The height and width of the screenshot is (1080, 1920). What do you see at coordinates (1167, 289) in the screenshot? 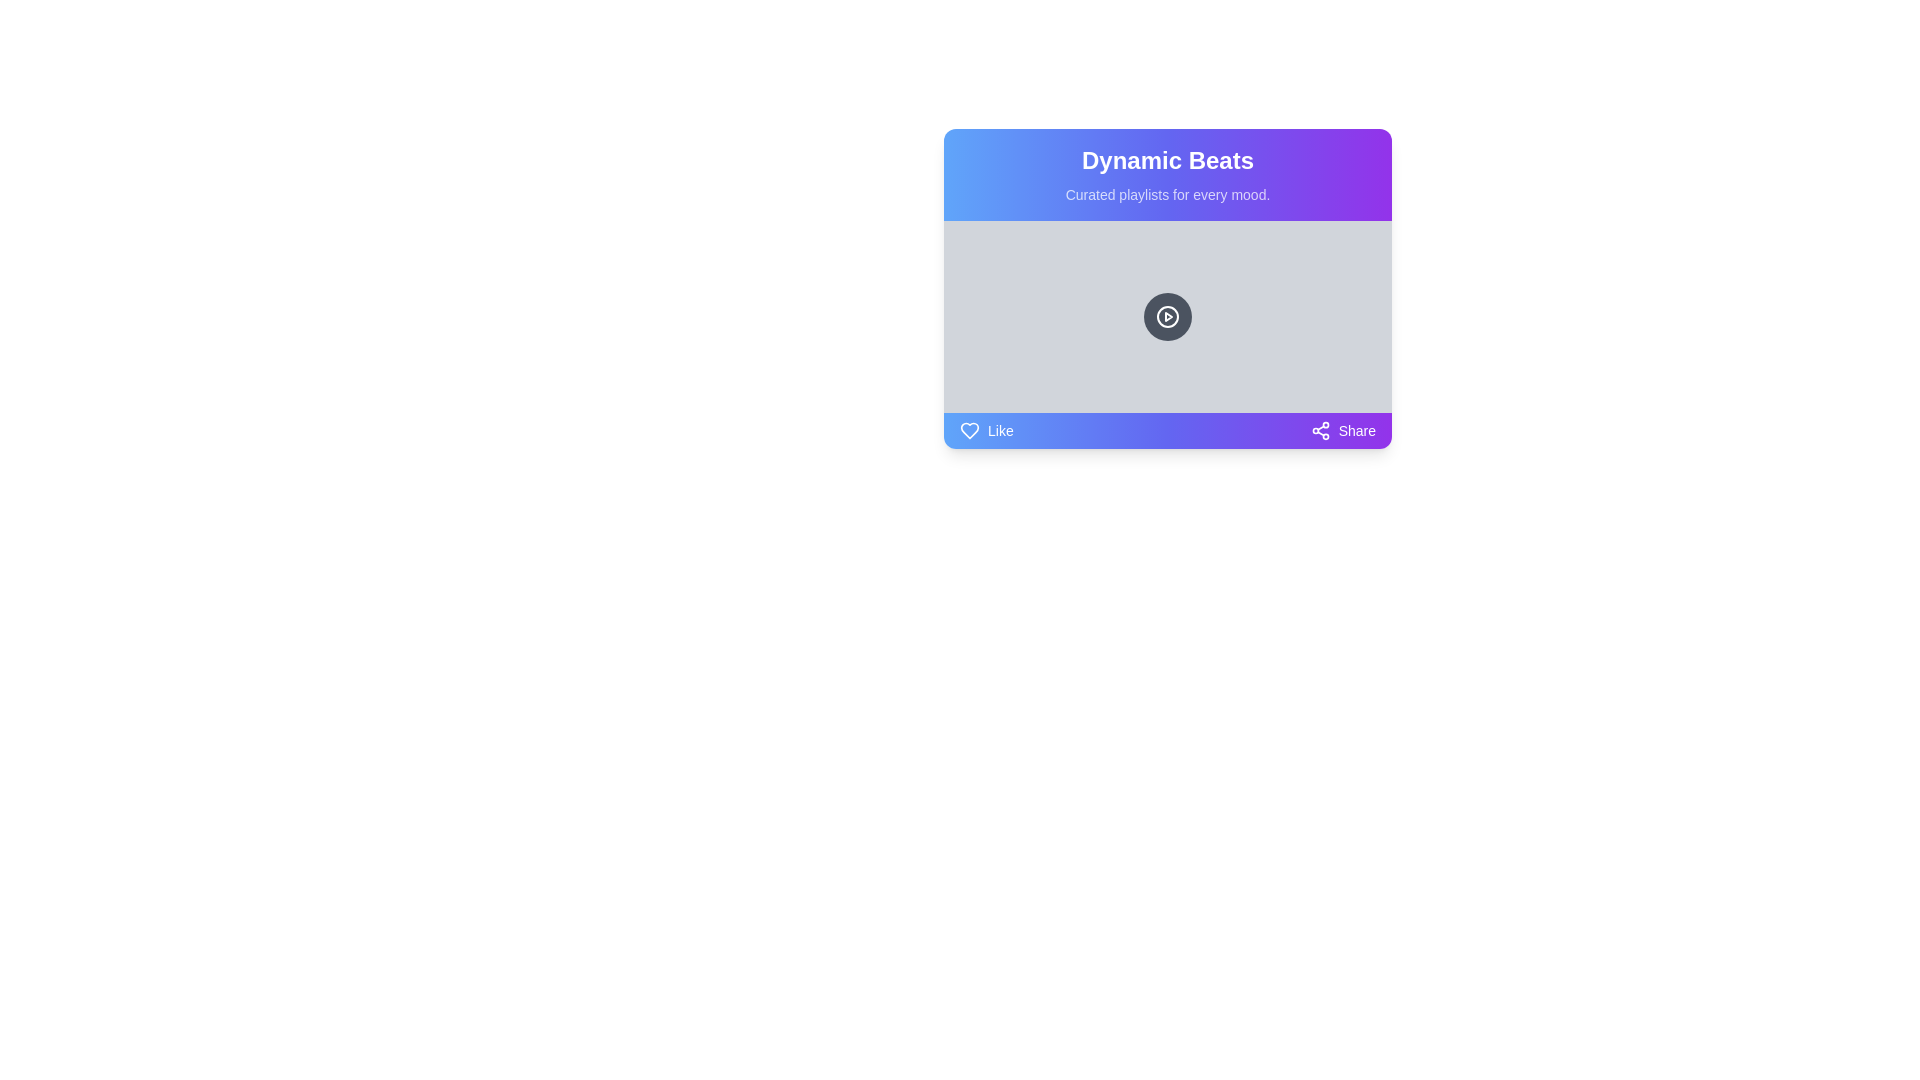
I see `the circular play button with a dark gray background and a triangular play icon, located in the center of the card beneath the 'Dynamic Beats' title and above the 'Like' and 'Share' buttons` at bounding box center [1167, 289].